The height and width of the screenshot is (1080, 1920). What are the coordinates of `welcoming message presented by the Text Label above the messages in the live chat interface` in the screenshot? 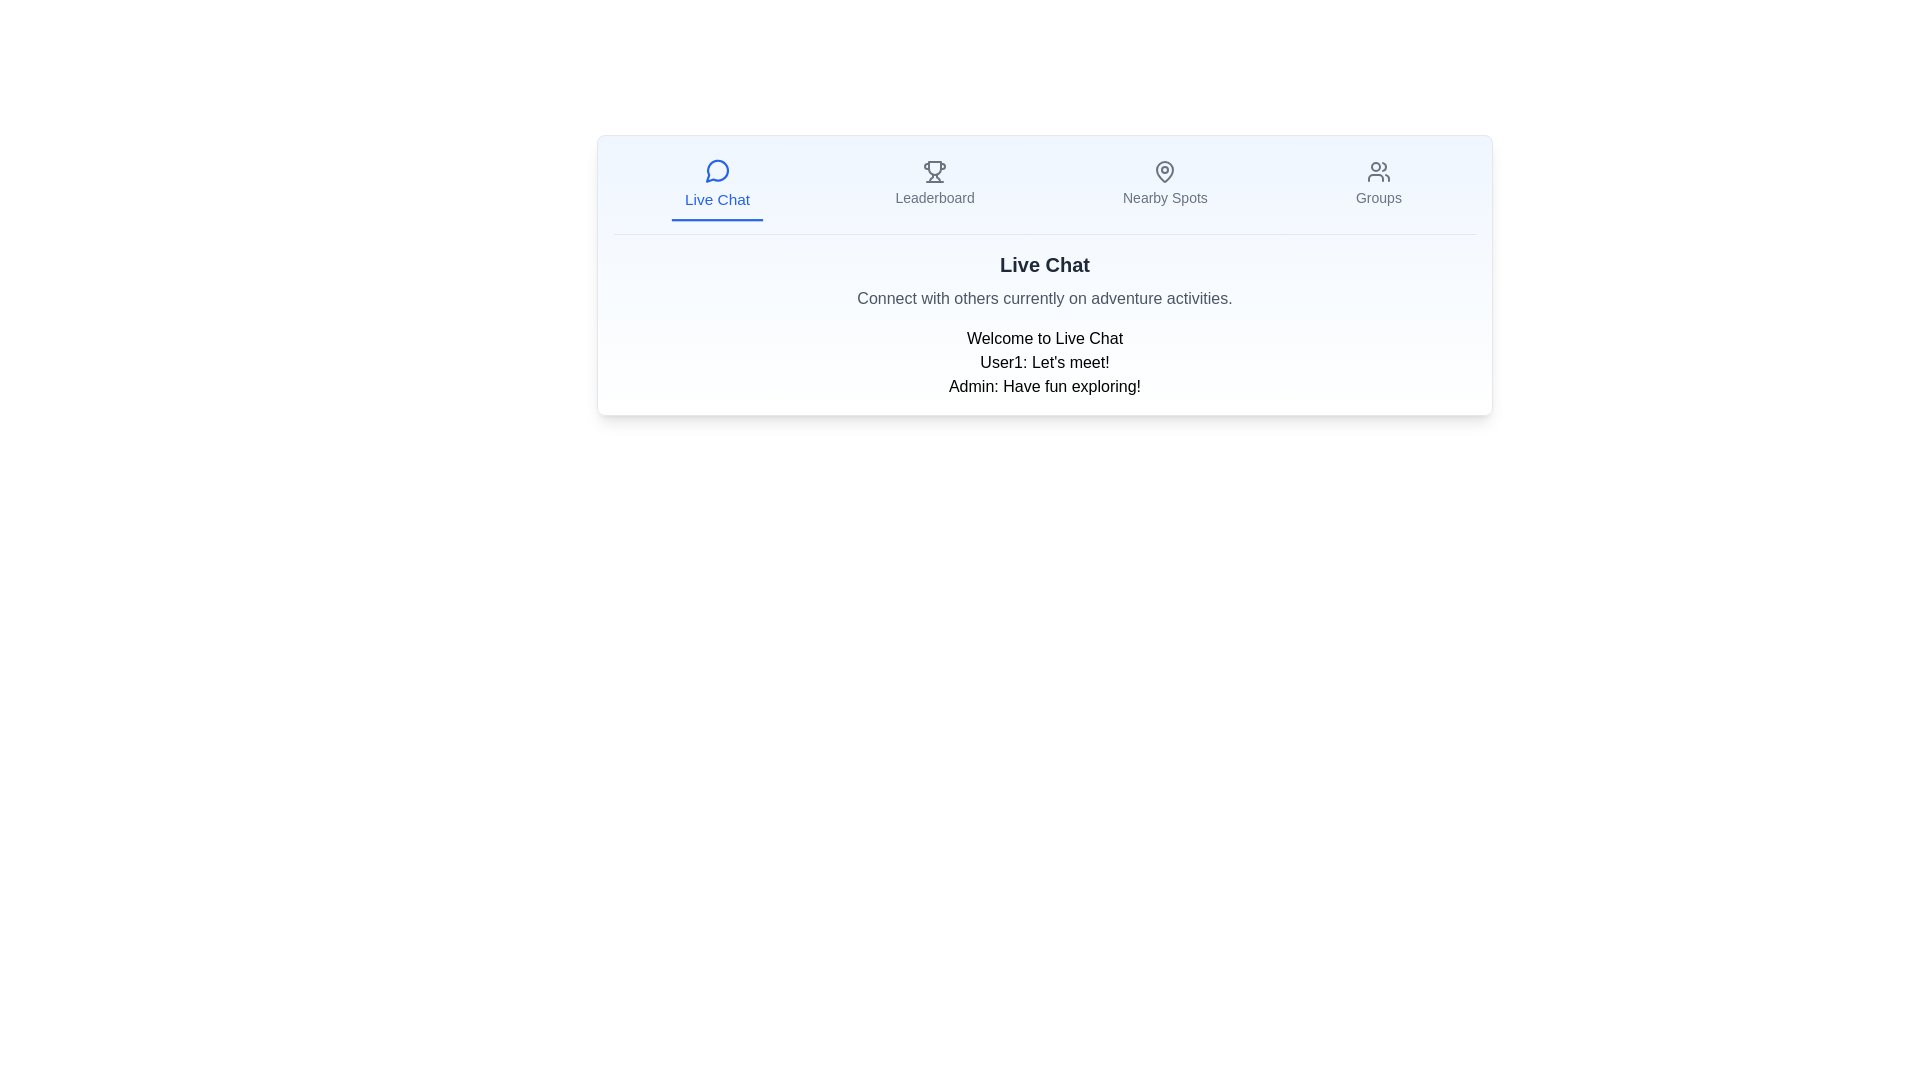 It's located at (1044, 338).